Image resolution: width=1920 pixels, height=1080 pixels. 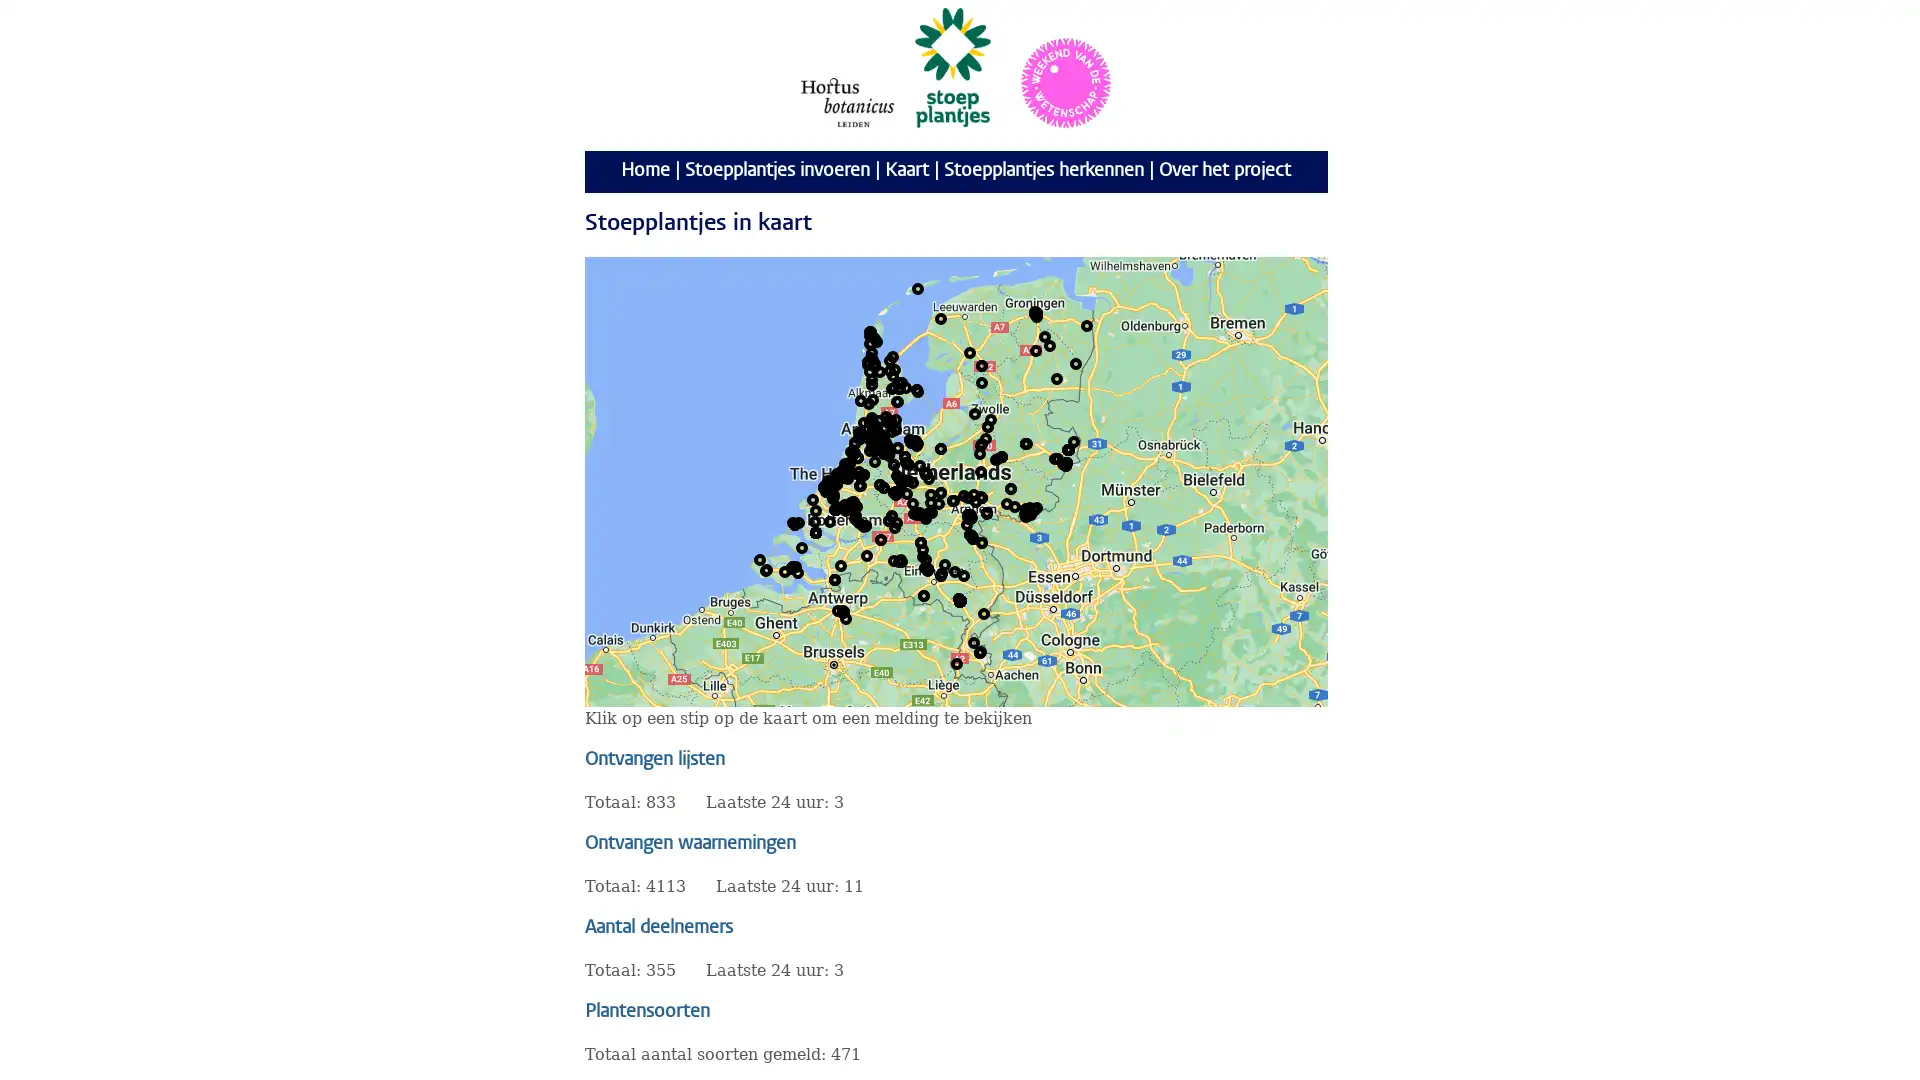 What do you see at coordinates (875, 442) in the screenshot?
I see `Telling van op 22 januari 2022` at bounding box center [875, 442].